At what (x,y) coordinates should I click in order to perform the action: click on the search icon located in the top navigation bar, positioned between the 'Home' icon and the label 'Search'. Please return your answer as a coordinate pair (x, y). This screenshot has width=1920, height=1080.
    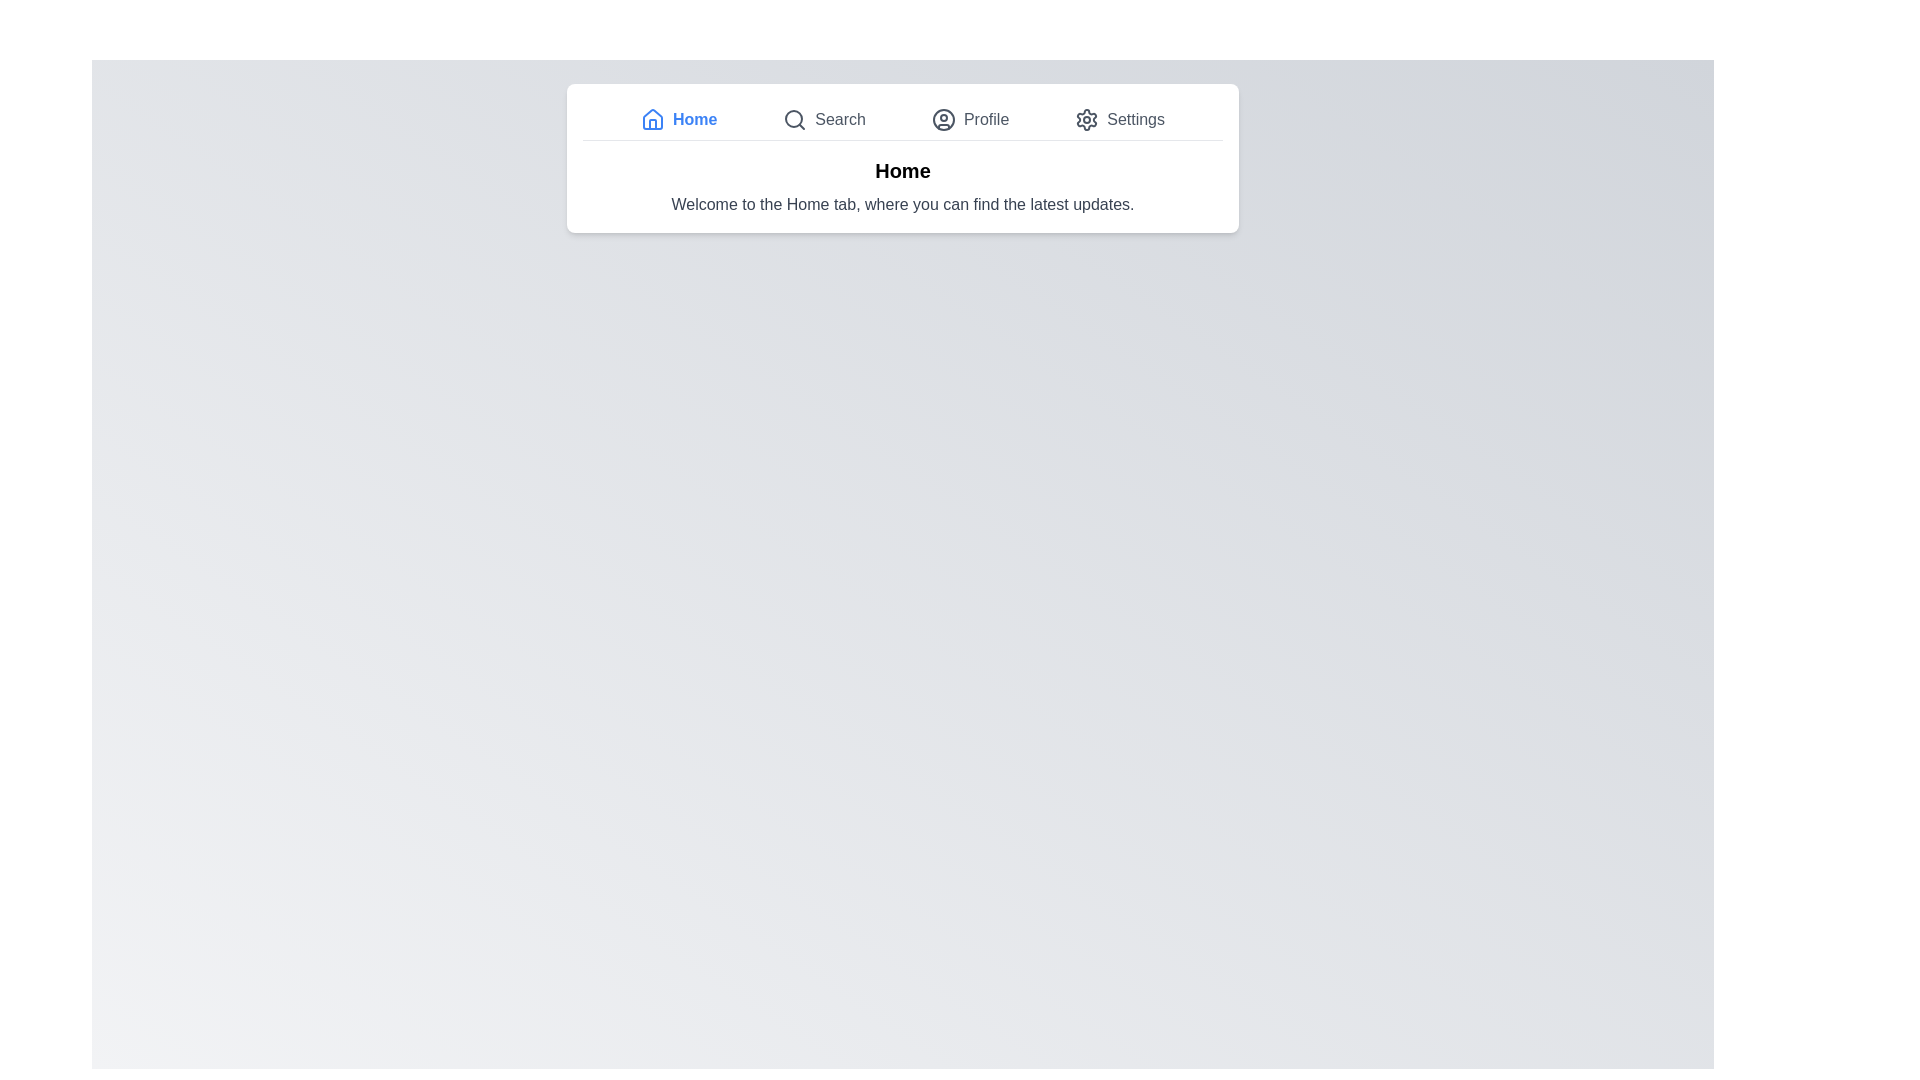
    Looking at the image, I should click on (794, 119).